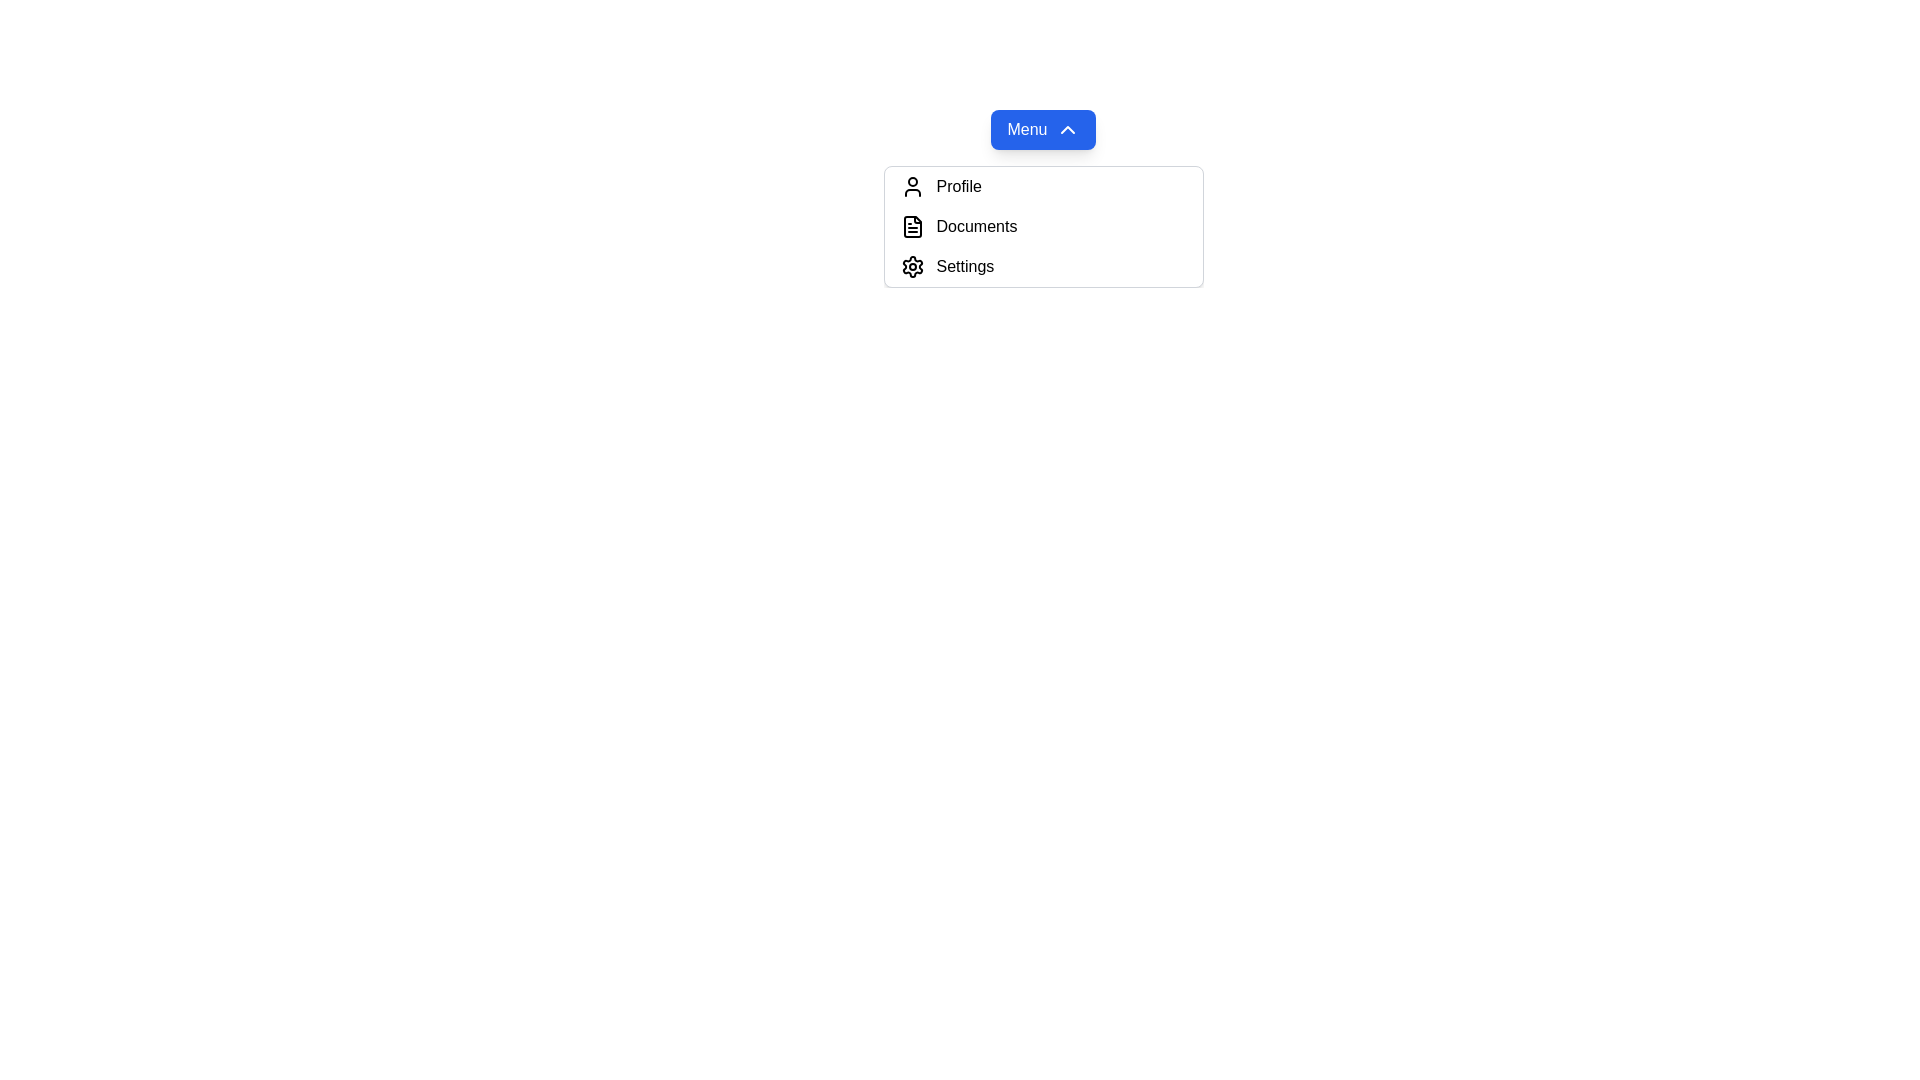  I want to click on the blue 'Menu' button with white text and a chevron-up icon, so click(1042, 130).